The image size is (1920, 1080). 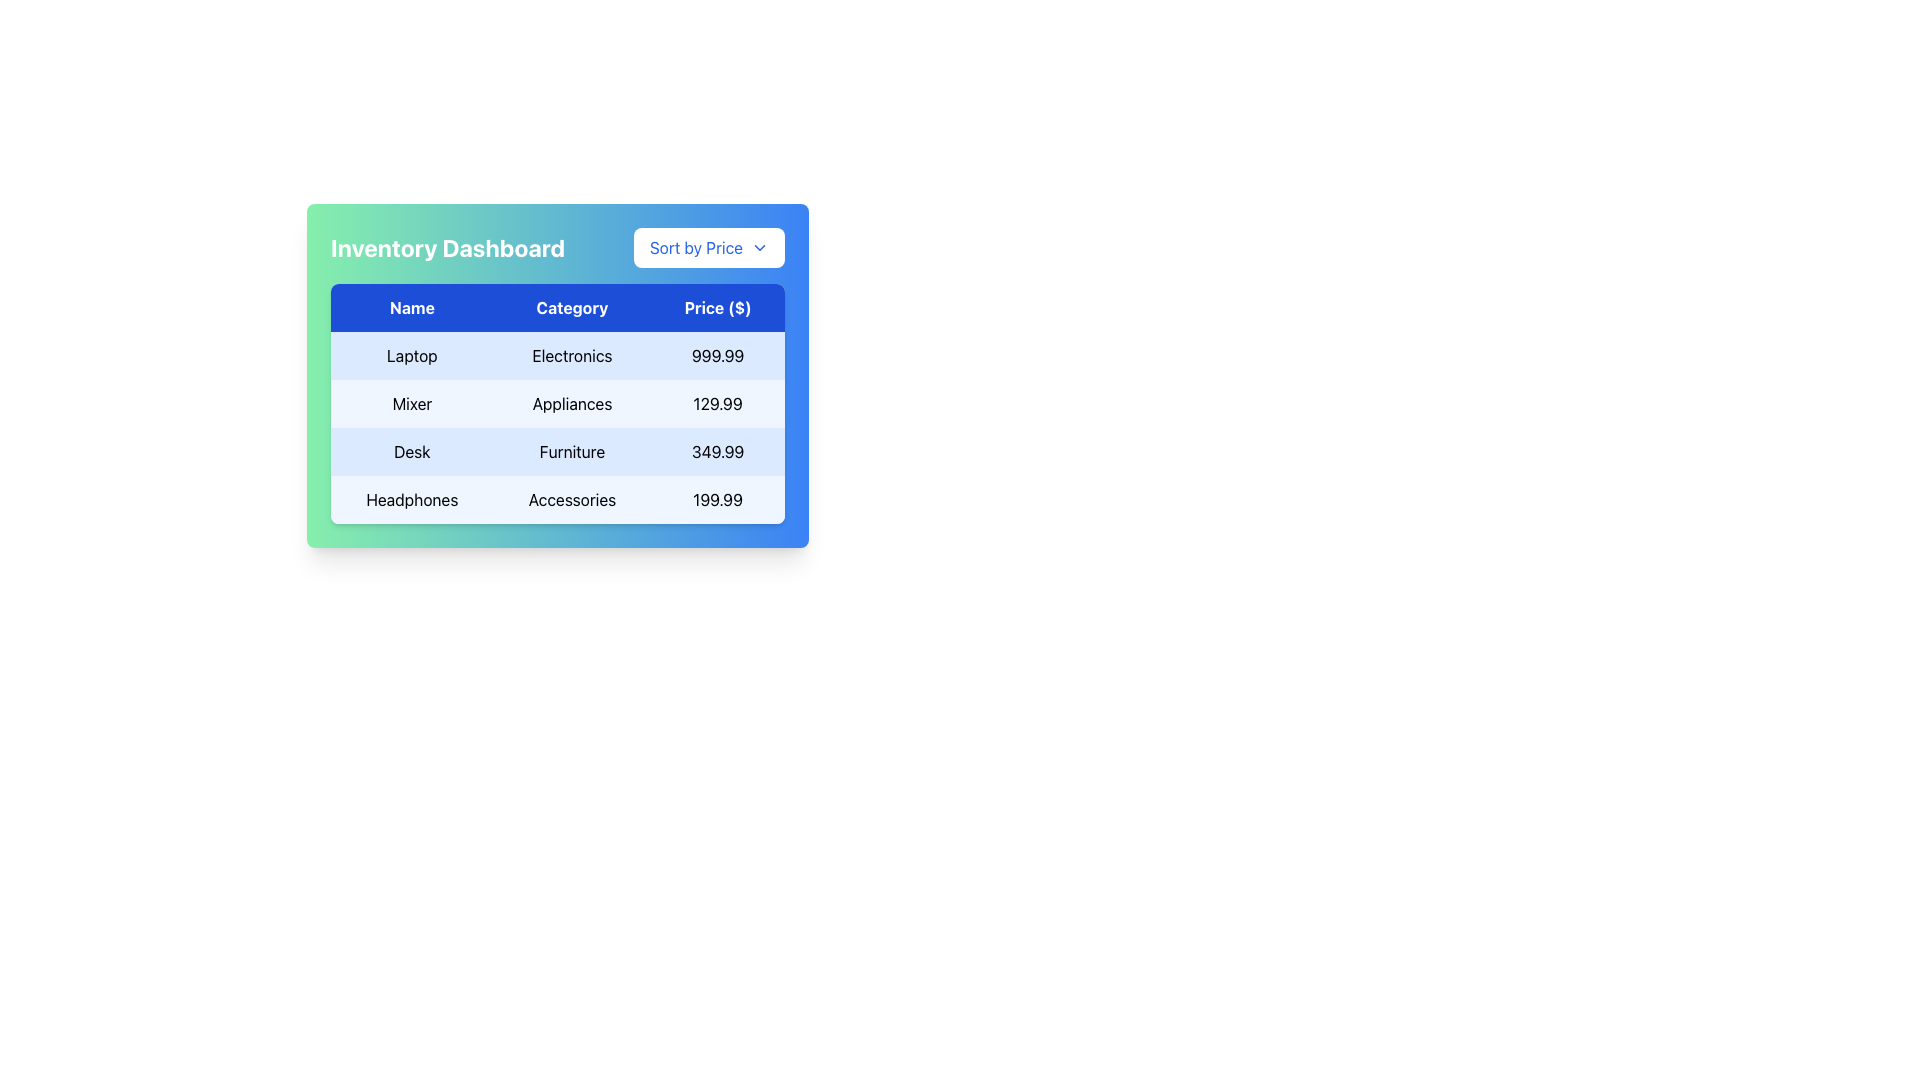 What do you see at coordinates (718, 308) in the screenshot?
I see `the 'Price ($)' text label, which is the third column header in a table, displaying white text on a dark blue background` at bounding box center [718, 308].